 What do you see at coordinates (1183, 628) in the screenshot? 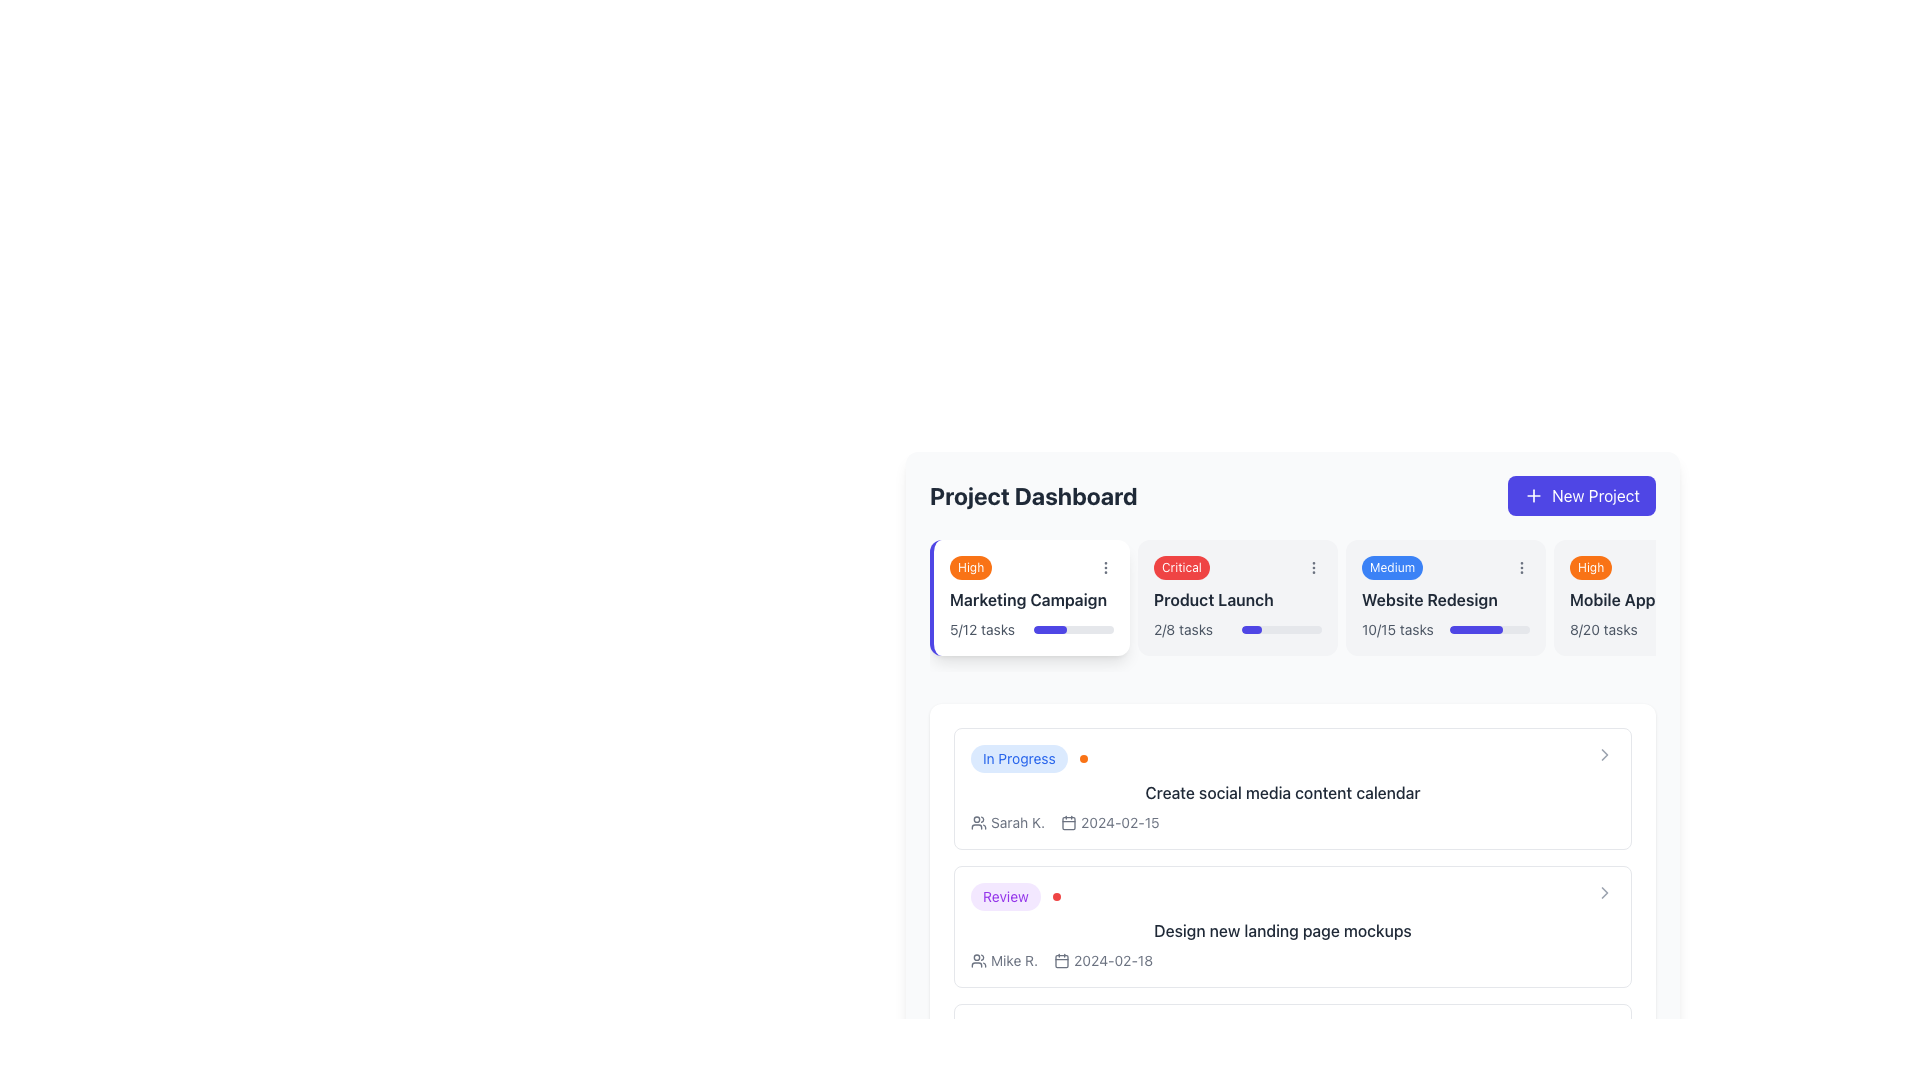
I see `the informational Text label indicating the number of tasks completed for the 'Product Launch' project, located in the bottom left of the card component` at bounding box center [1183, 628].